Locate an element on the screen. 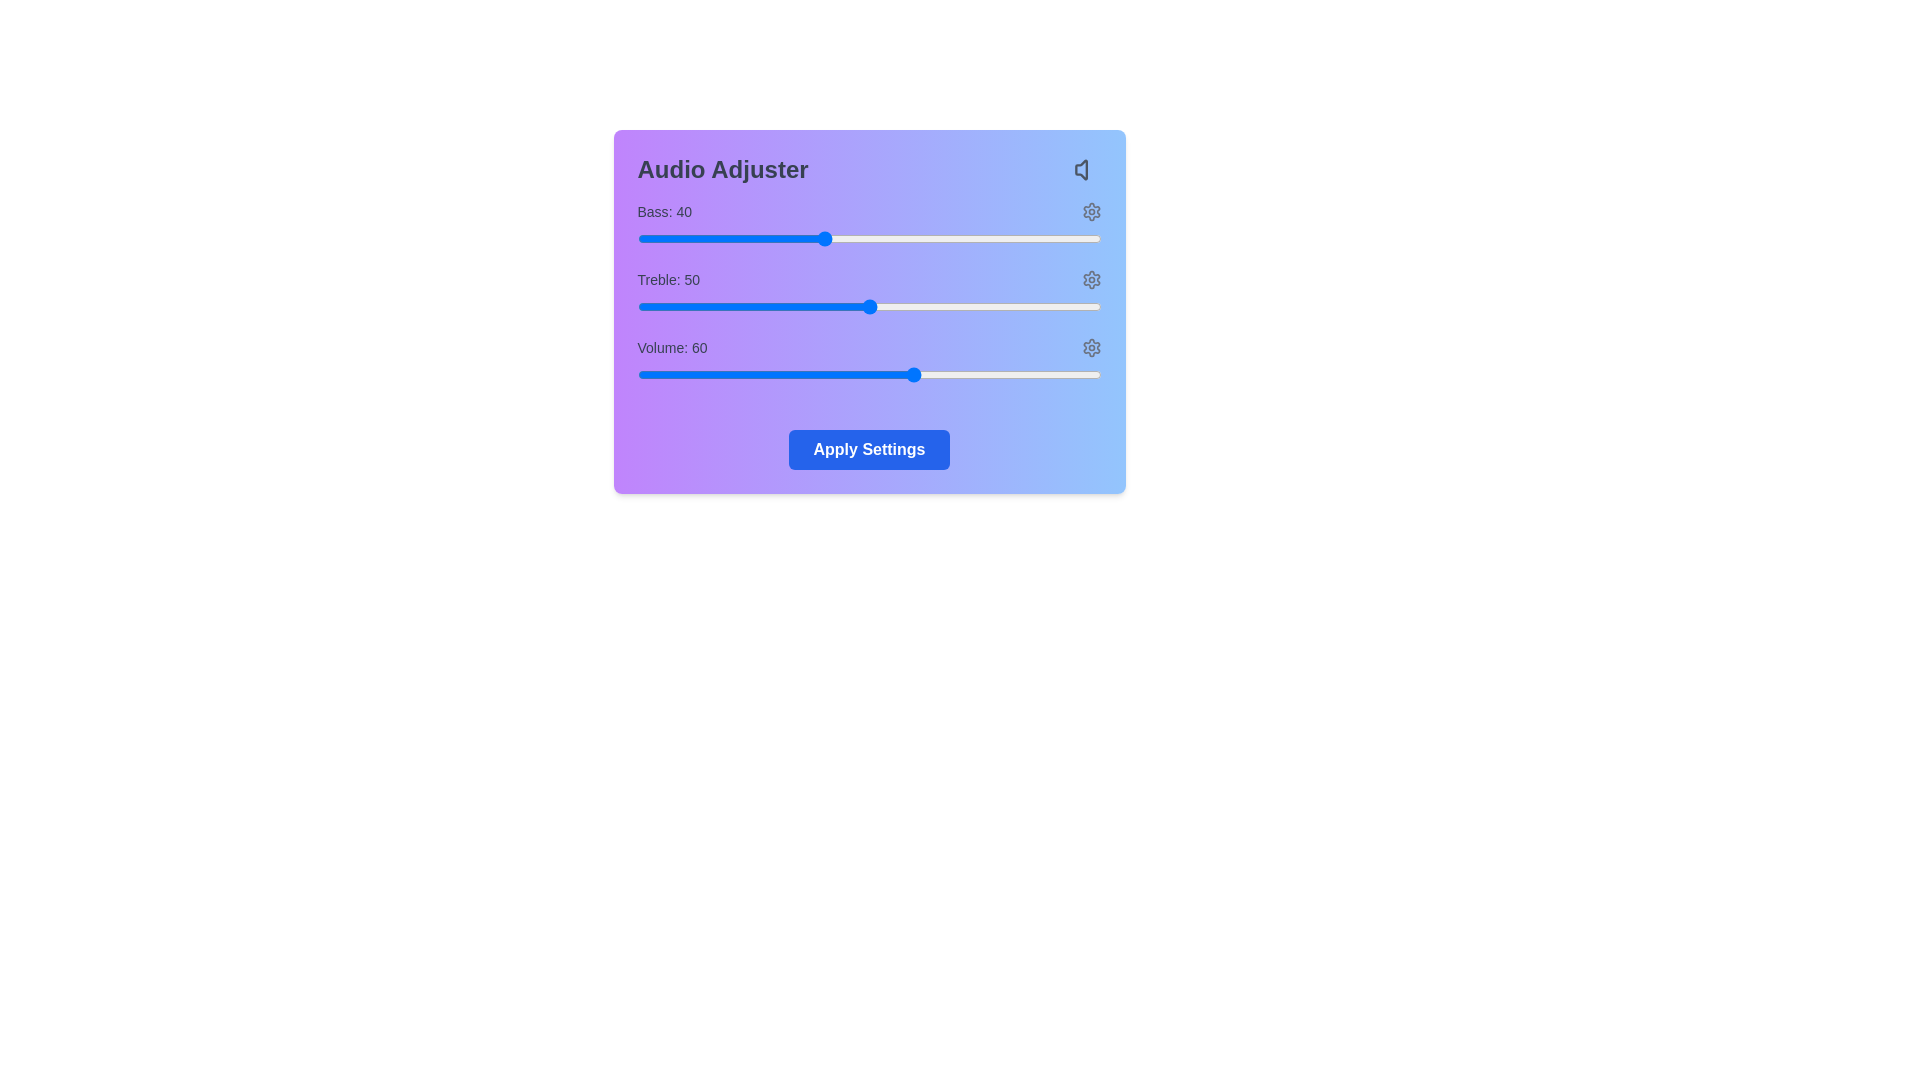 This screenshot has width=1920, height=1080. the bass level is located at coordinates (1058, 238).